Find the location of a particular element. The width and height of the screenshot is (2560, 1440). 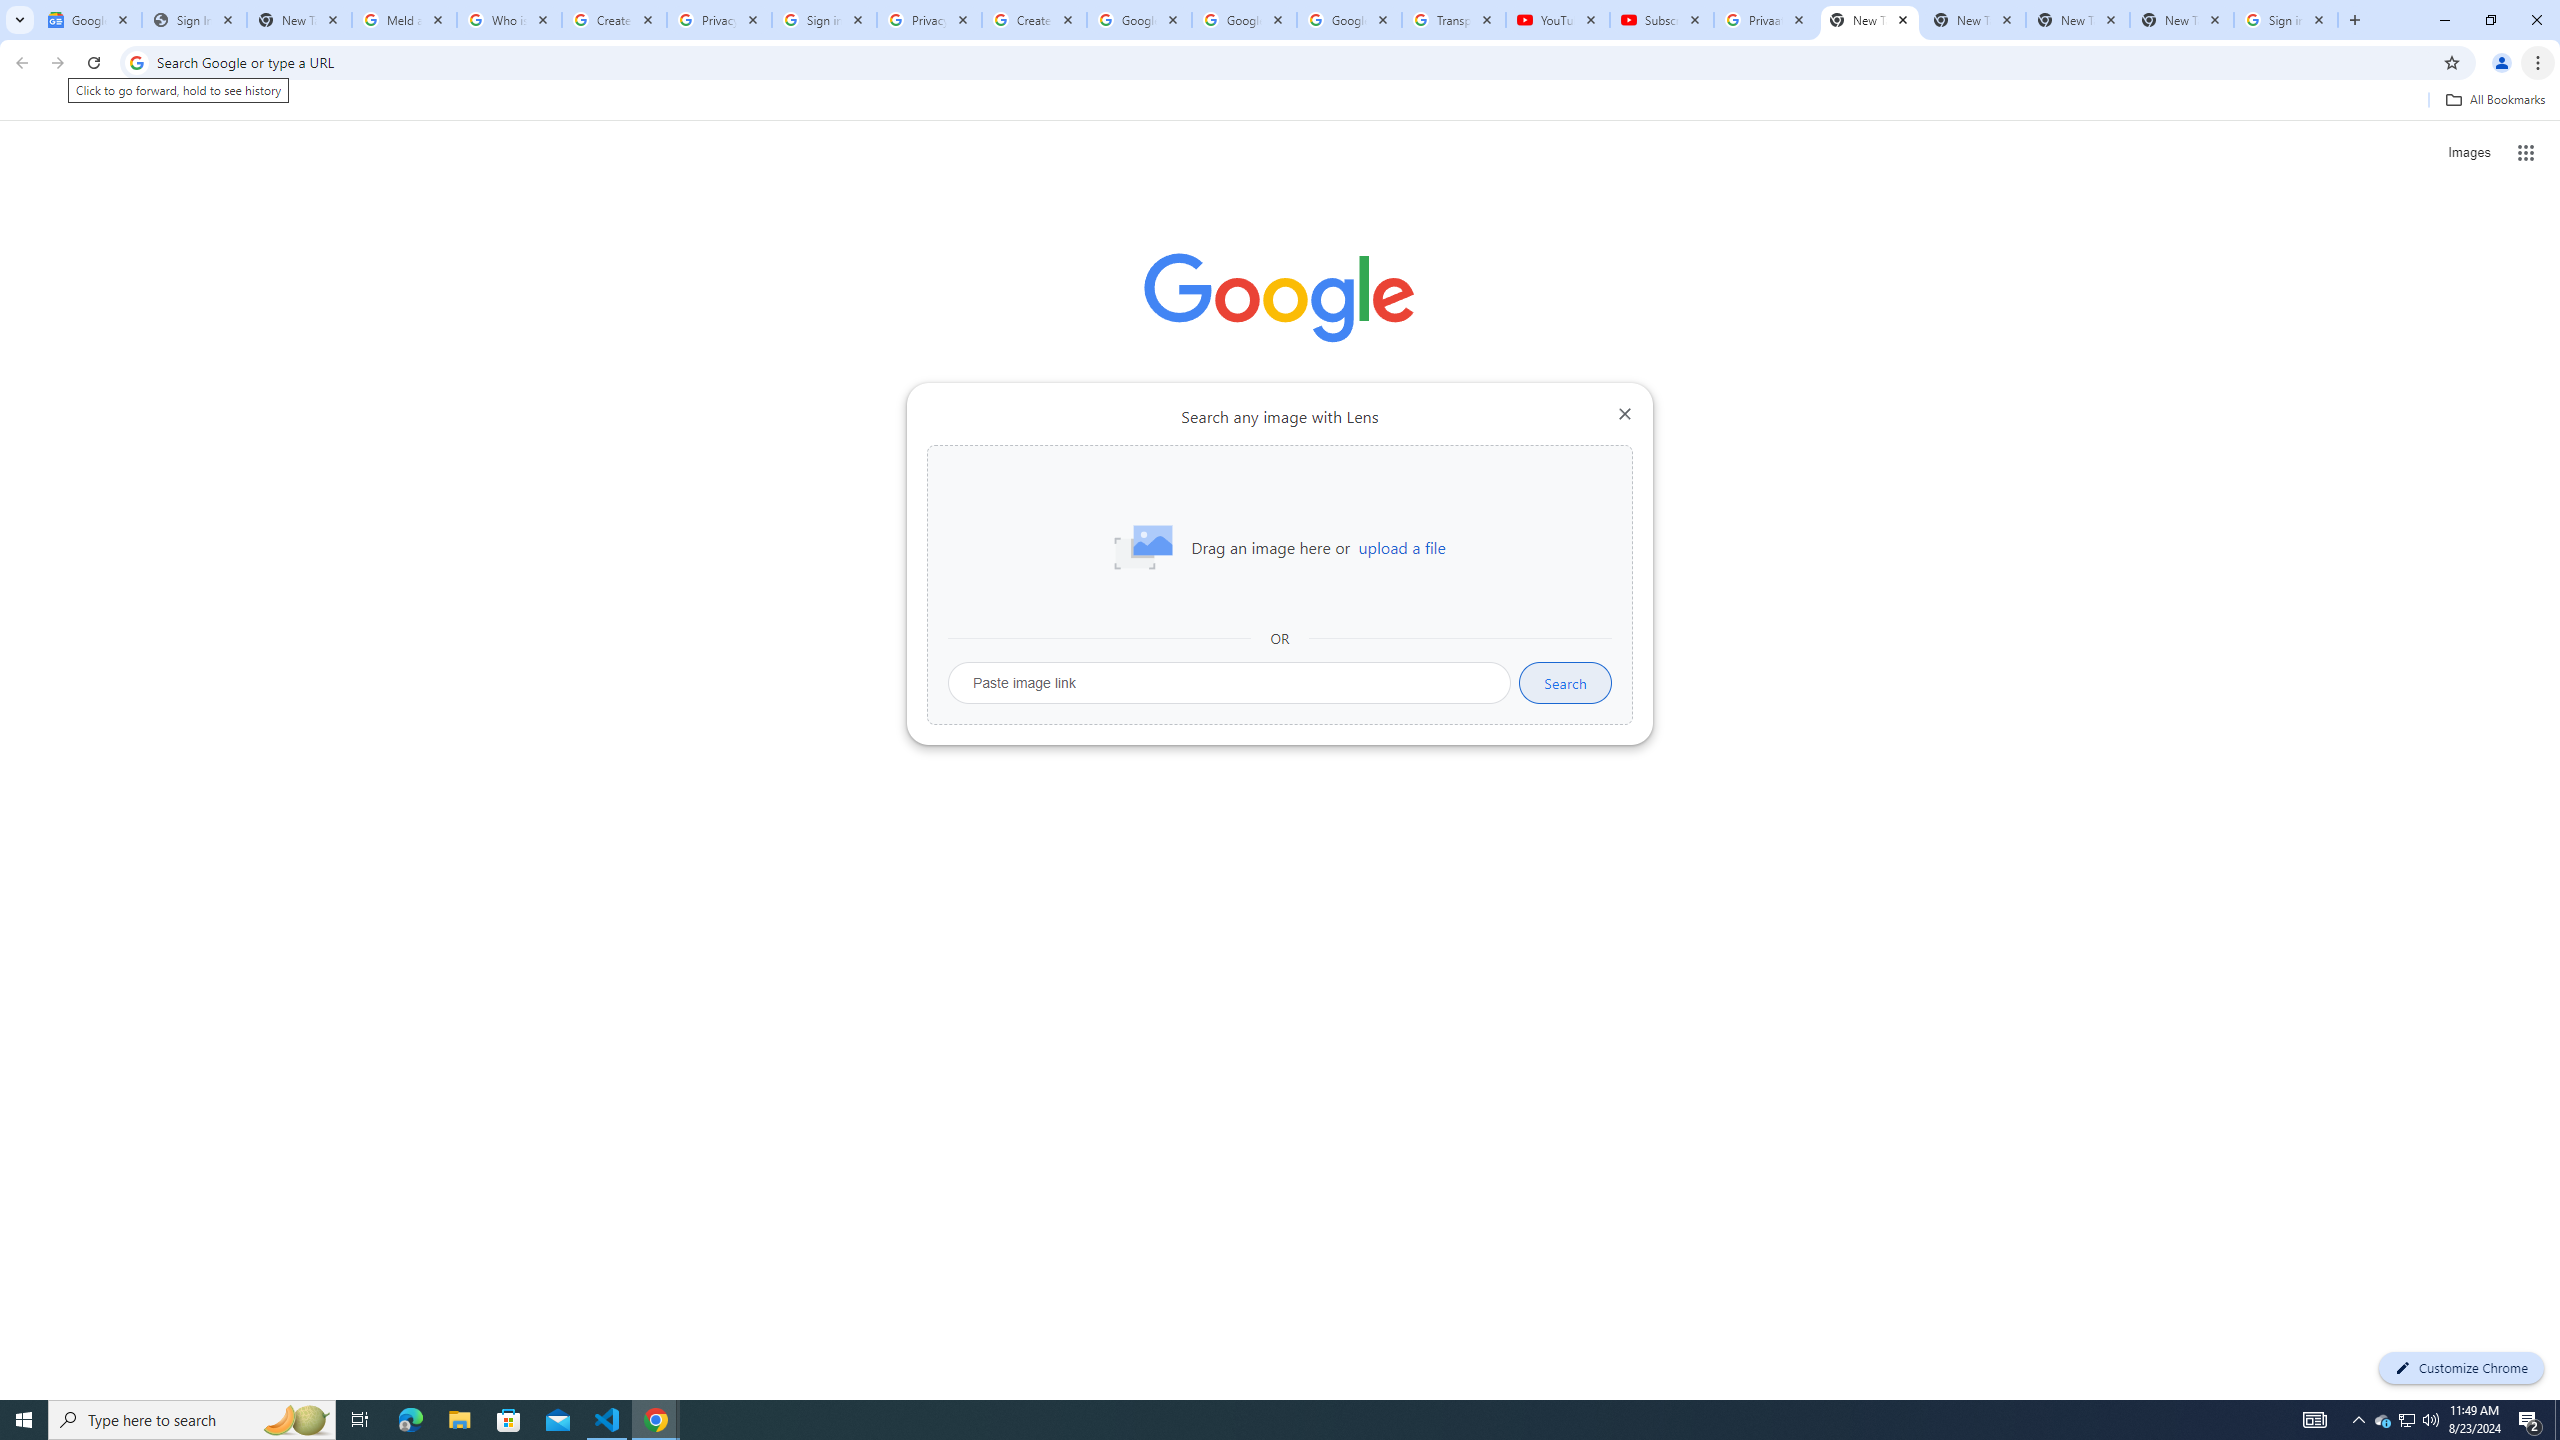

'Who is my administrator? - Google Account Help' is located at coordinates (509, 19).